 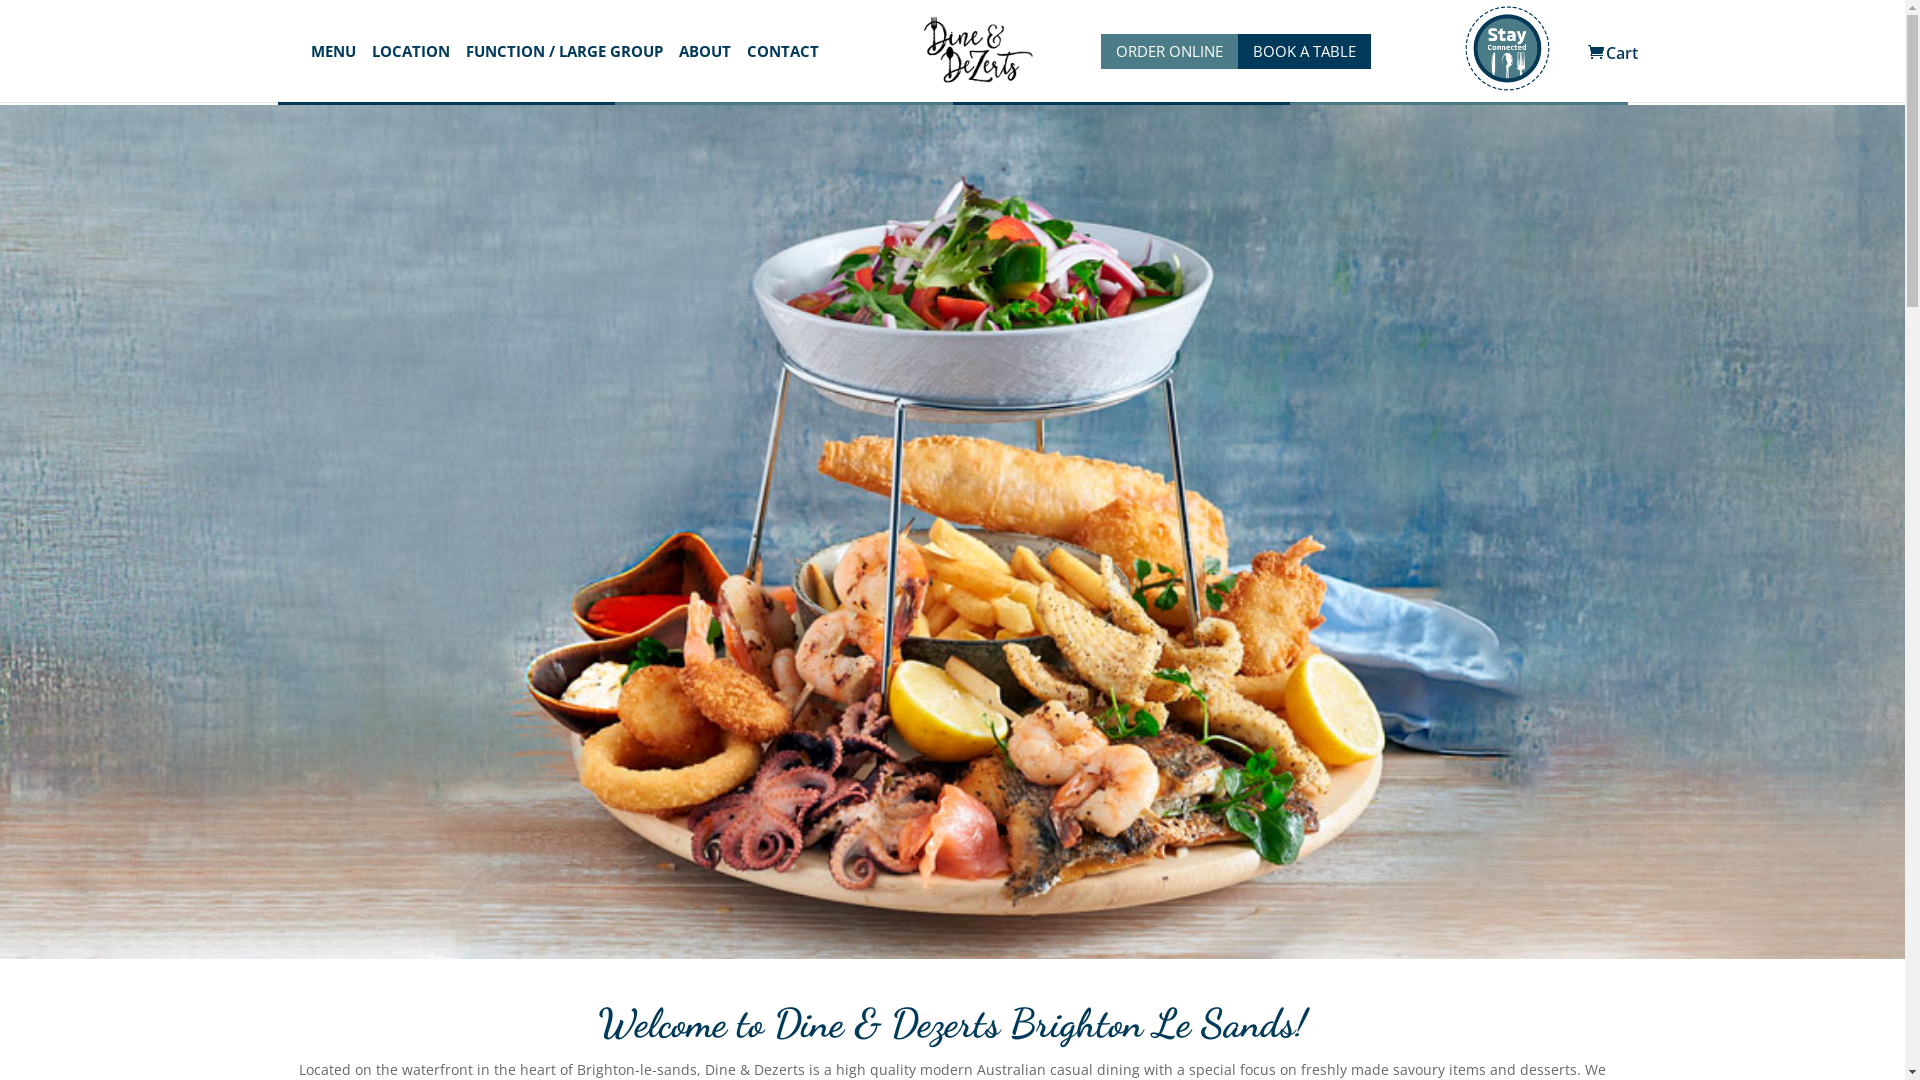 What do you see at coordinates (410, 72) in the screenshot?
I see `'LOCATION'` at bounding box center [410, 72].